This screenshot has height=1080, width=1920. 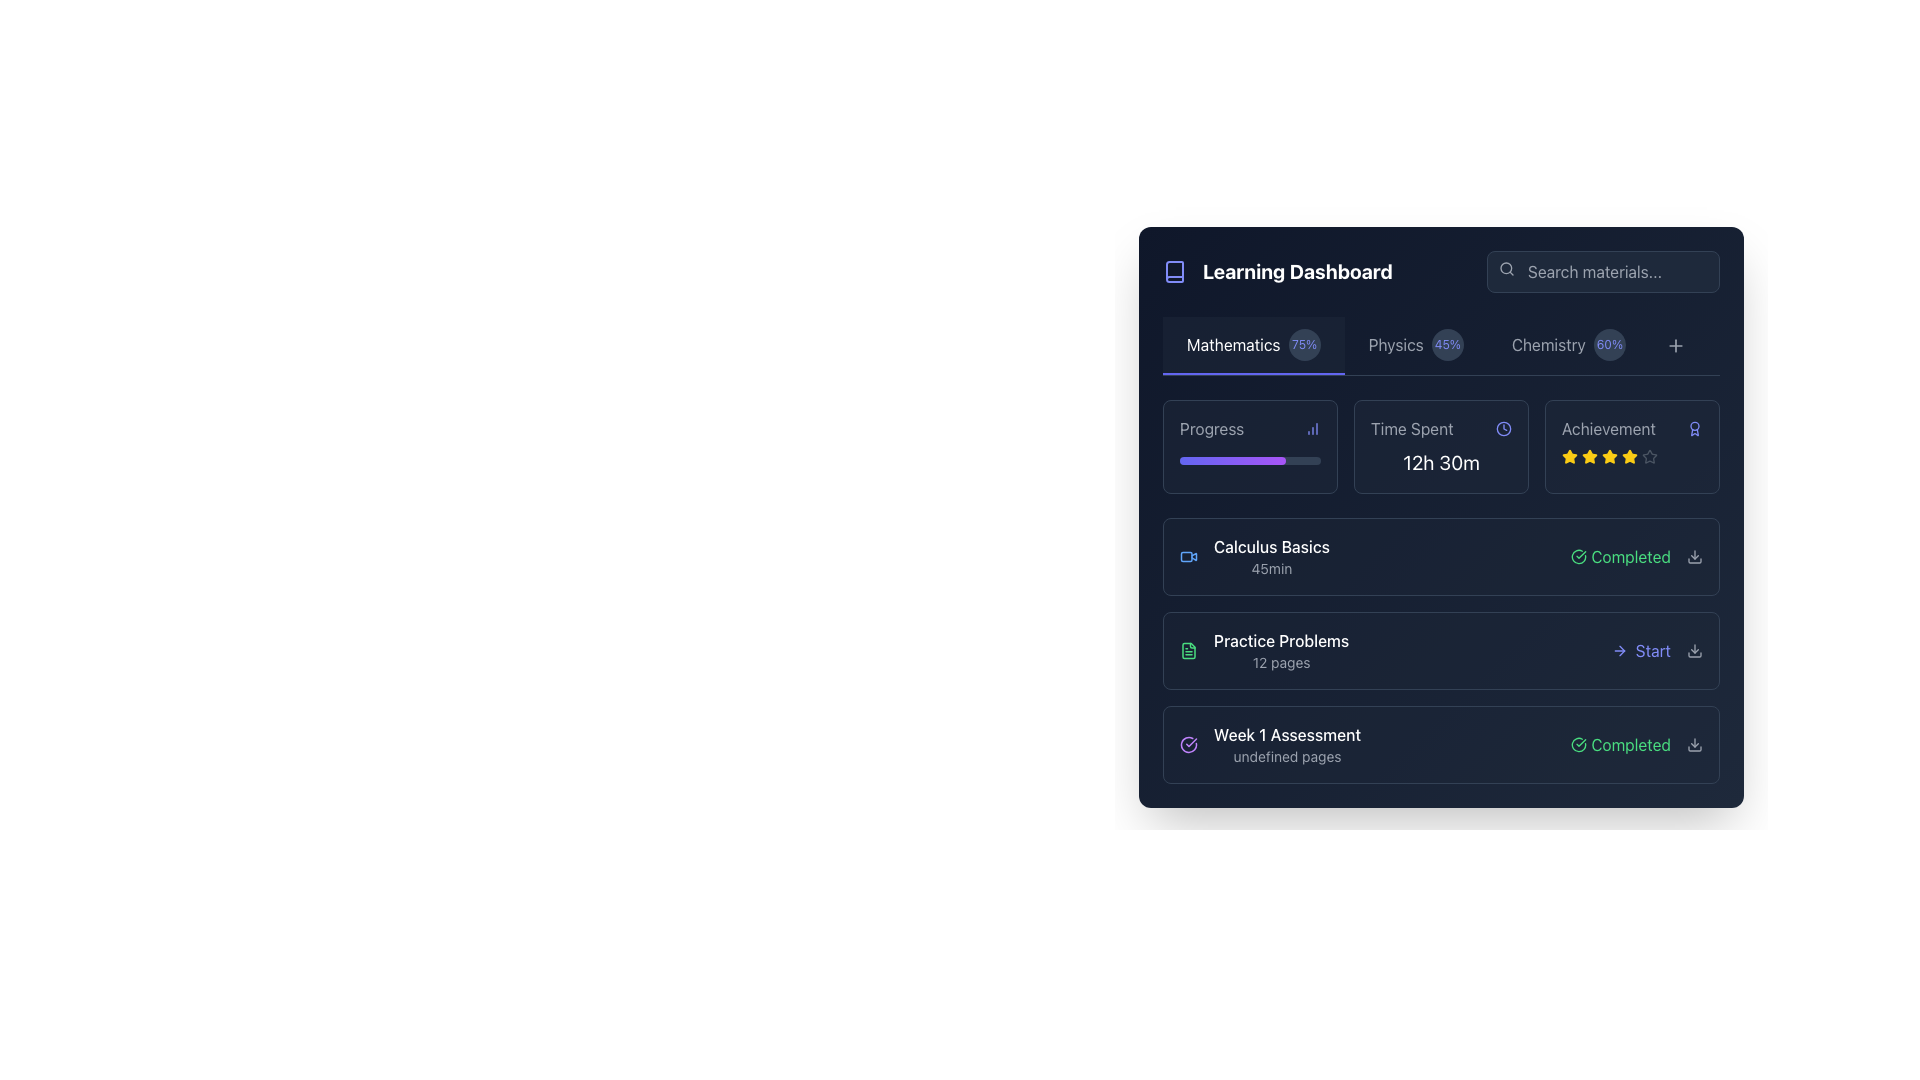 I want to click on the achievement icon located in the top-right area of the main content section, right of the 'Achievement' label, so click(x=1693, y=427).